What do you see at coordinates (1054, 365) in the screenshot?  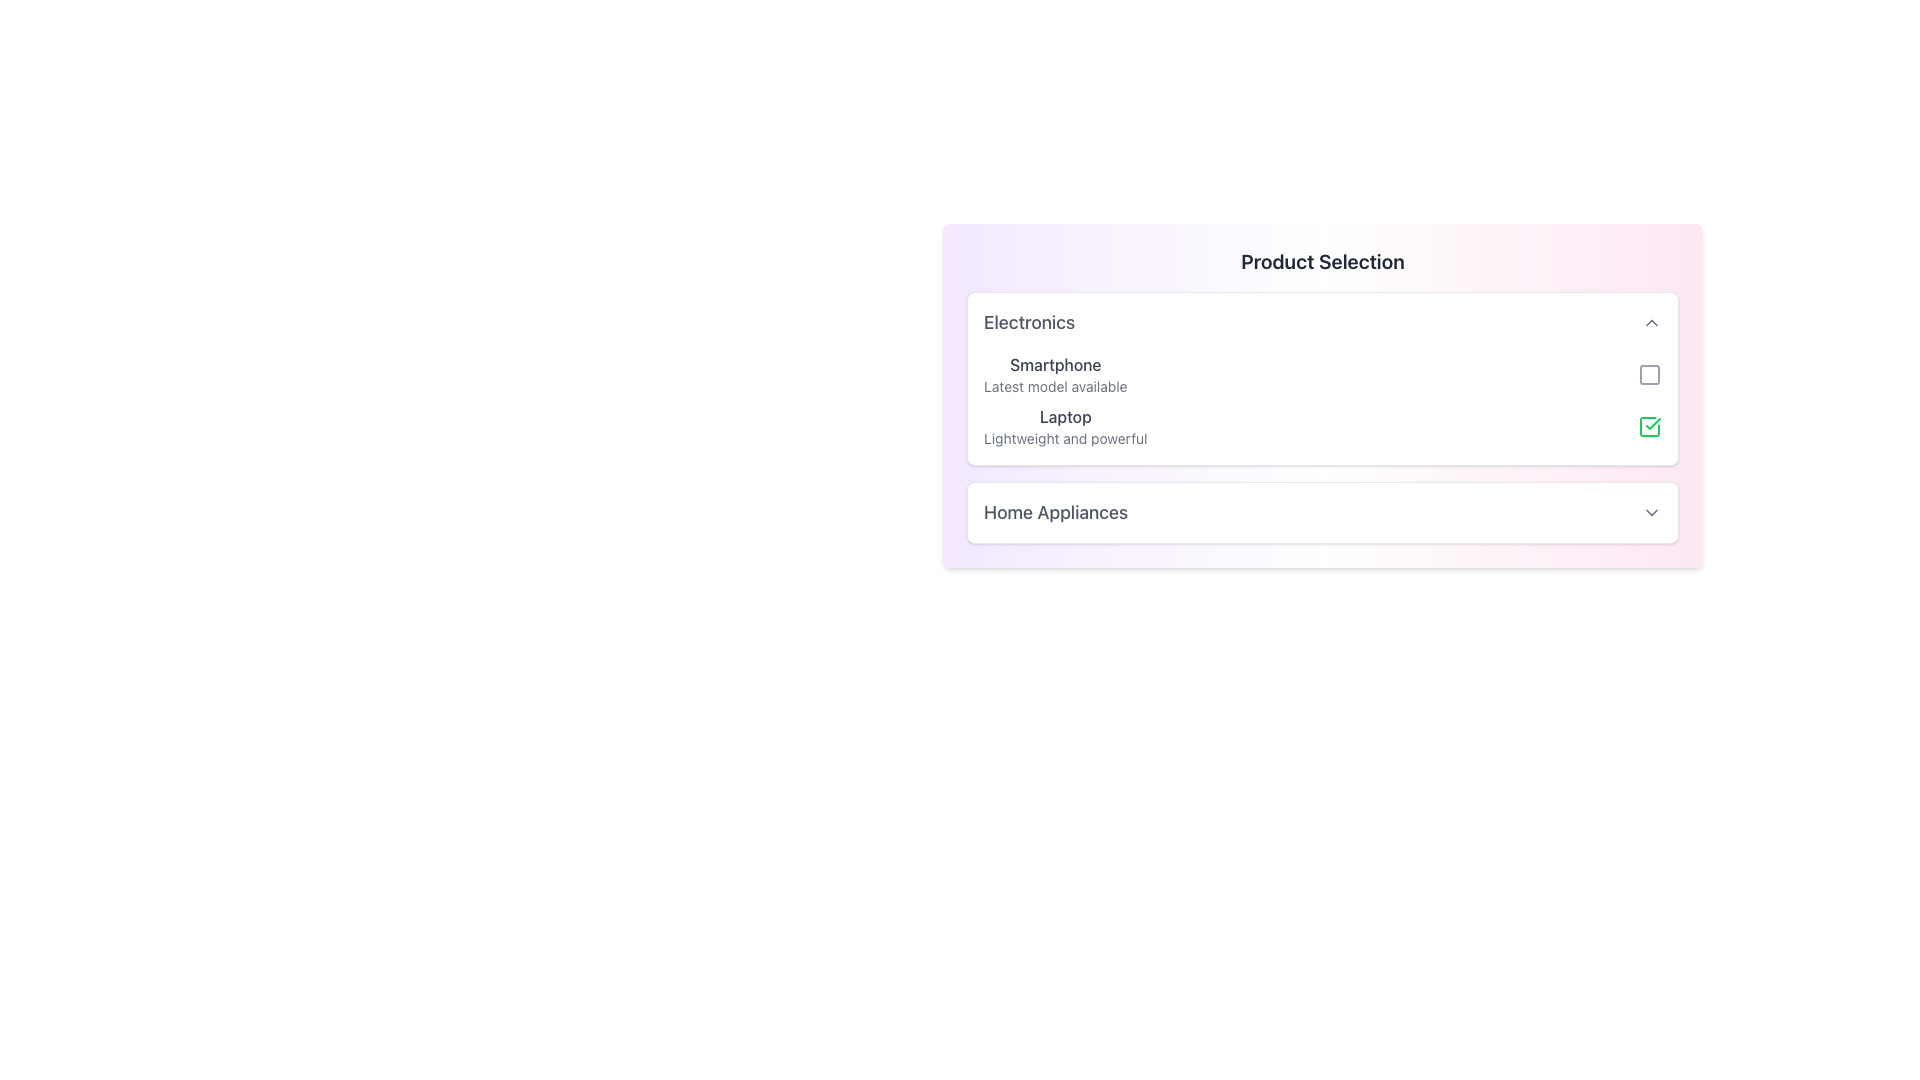 I see `the title text label for the 'Smartphone' product in the 'Electronics' category, located at the top of the section` at bounding box center [1054, 365].